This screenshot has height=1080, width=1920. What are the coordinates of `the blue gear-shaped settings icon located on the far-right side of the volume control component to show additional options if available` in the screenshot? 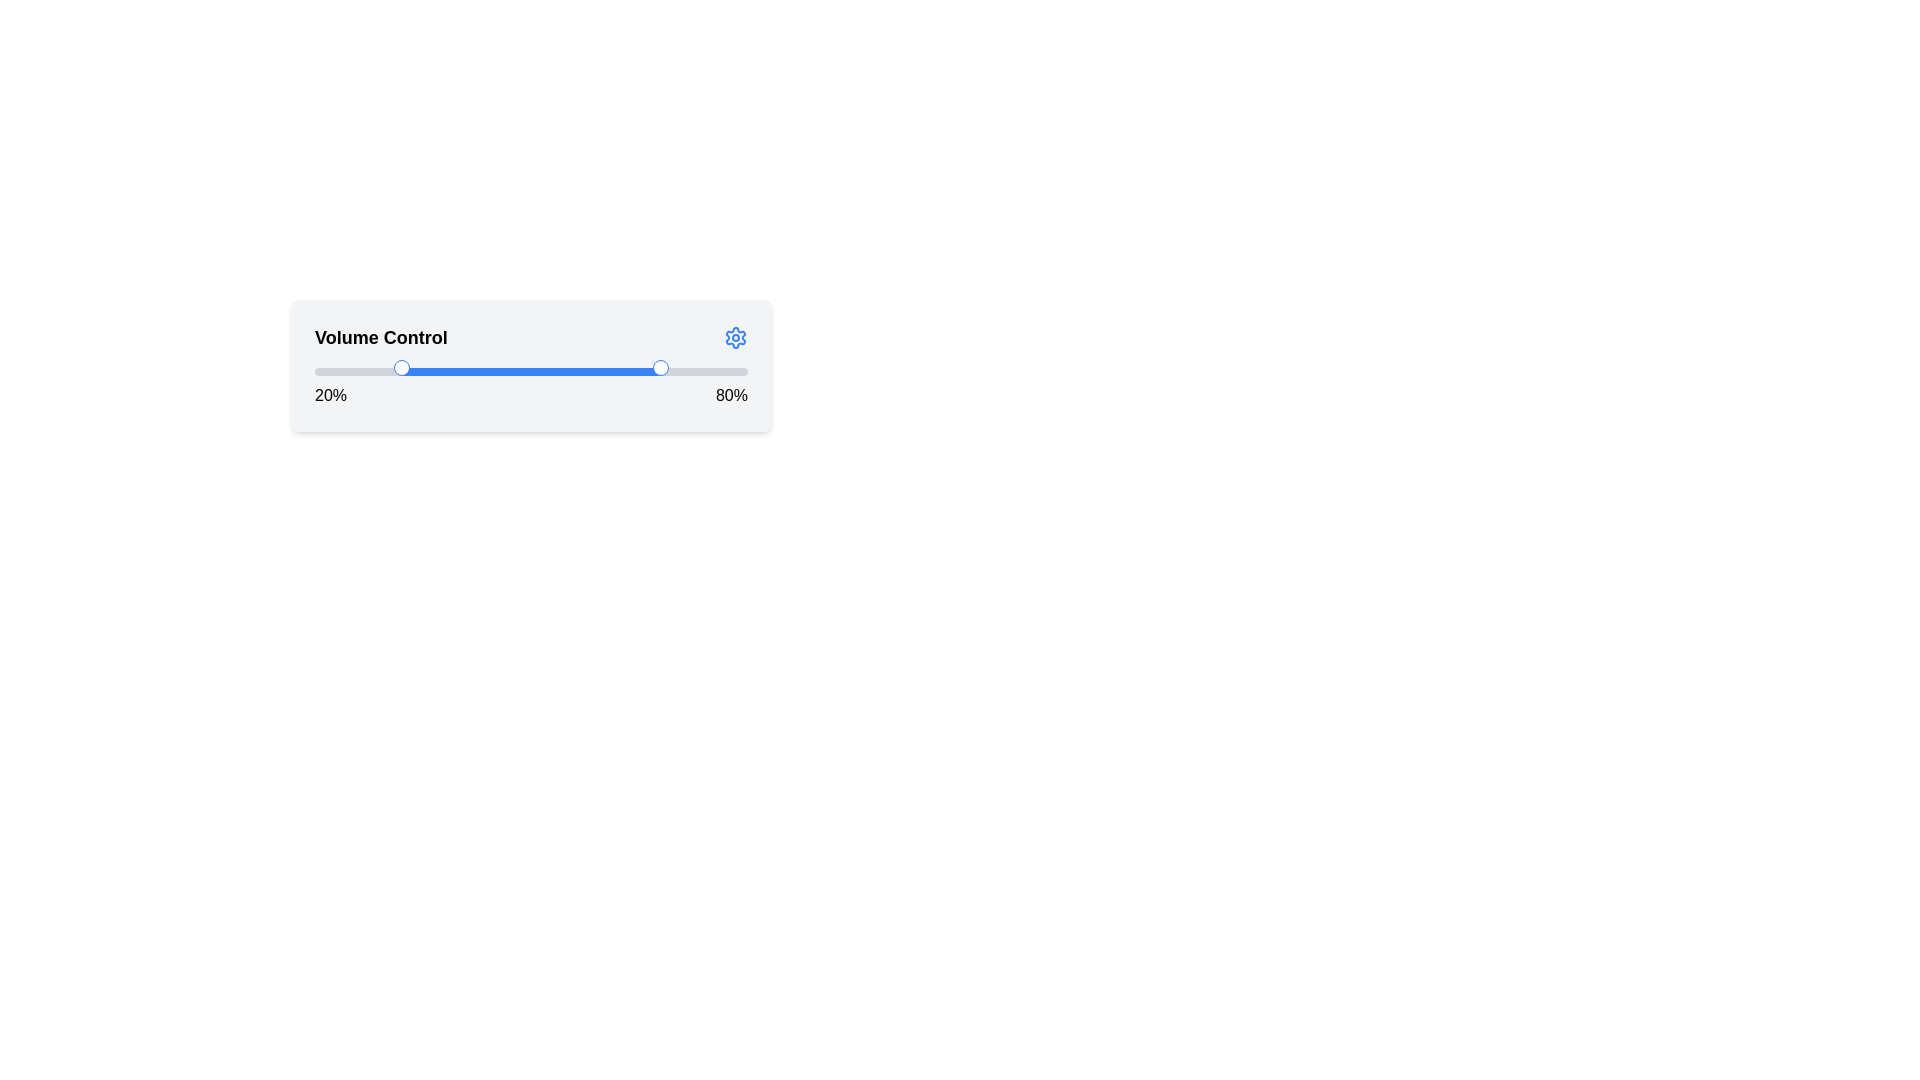 It's located at (734, 337).